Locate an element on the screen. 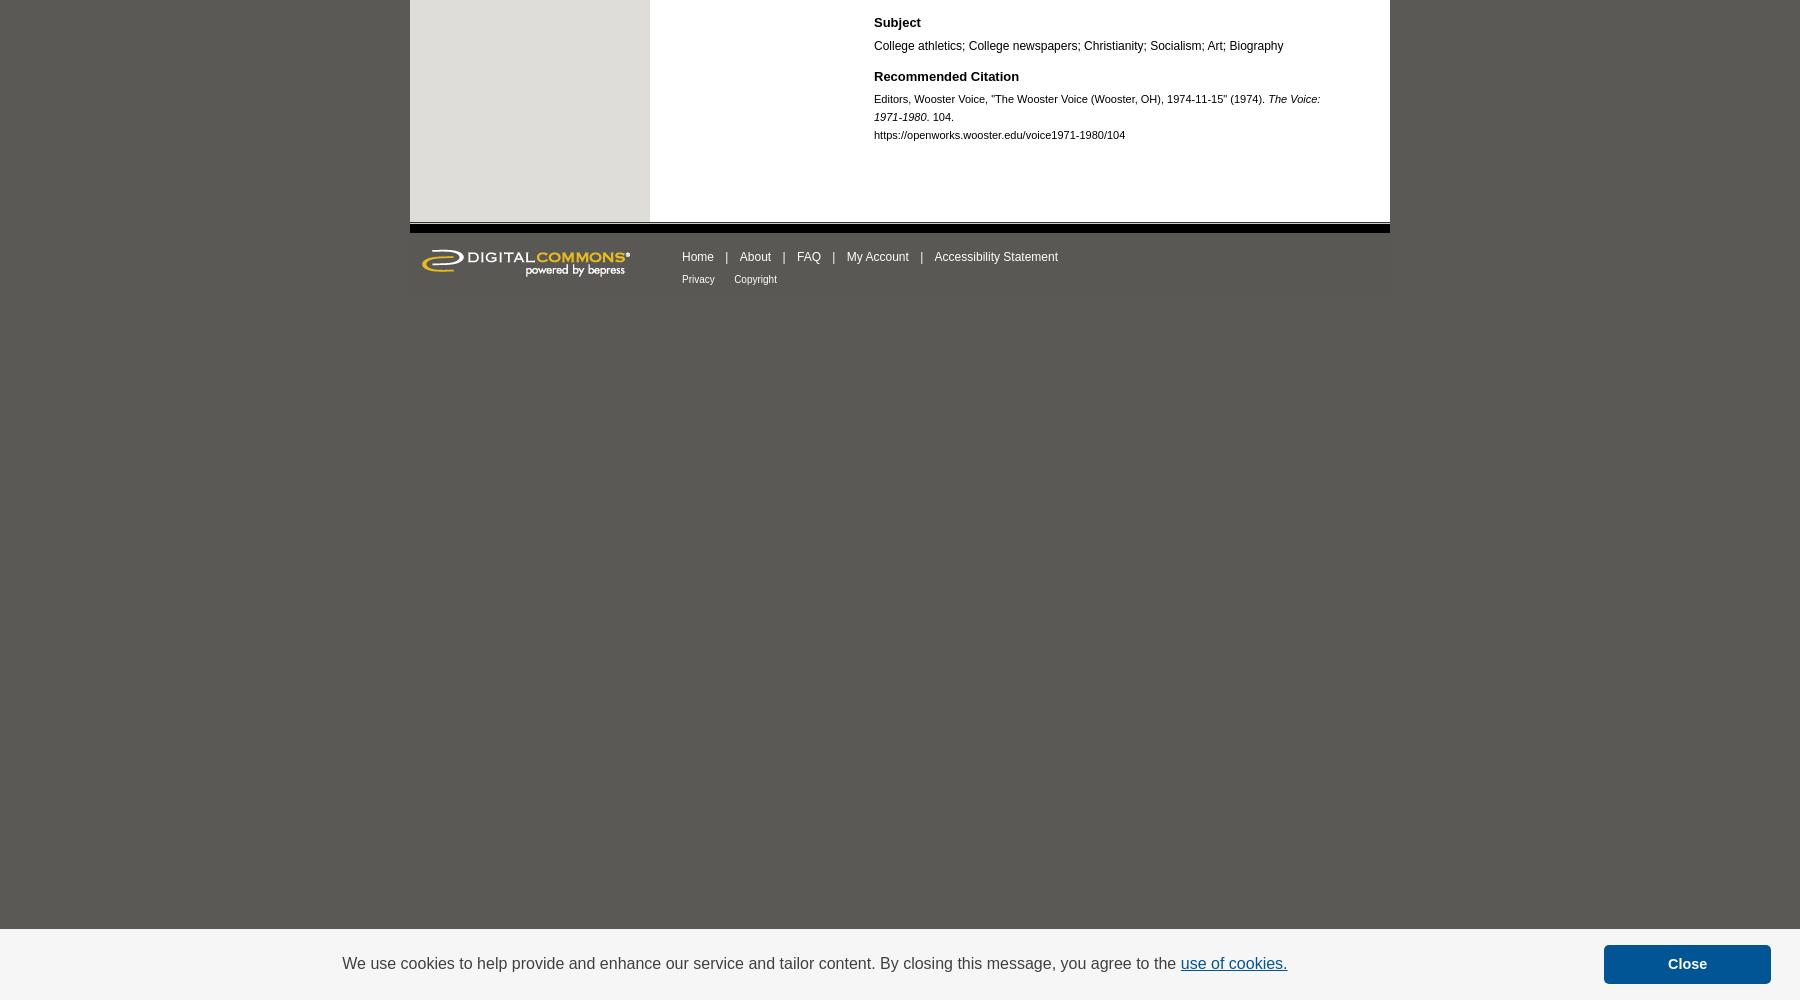  'My Account' is located at coordinates (876, 257).